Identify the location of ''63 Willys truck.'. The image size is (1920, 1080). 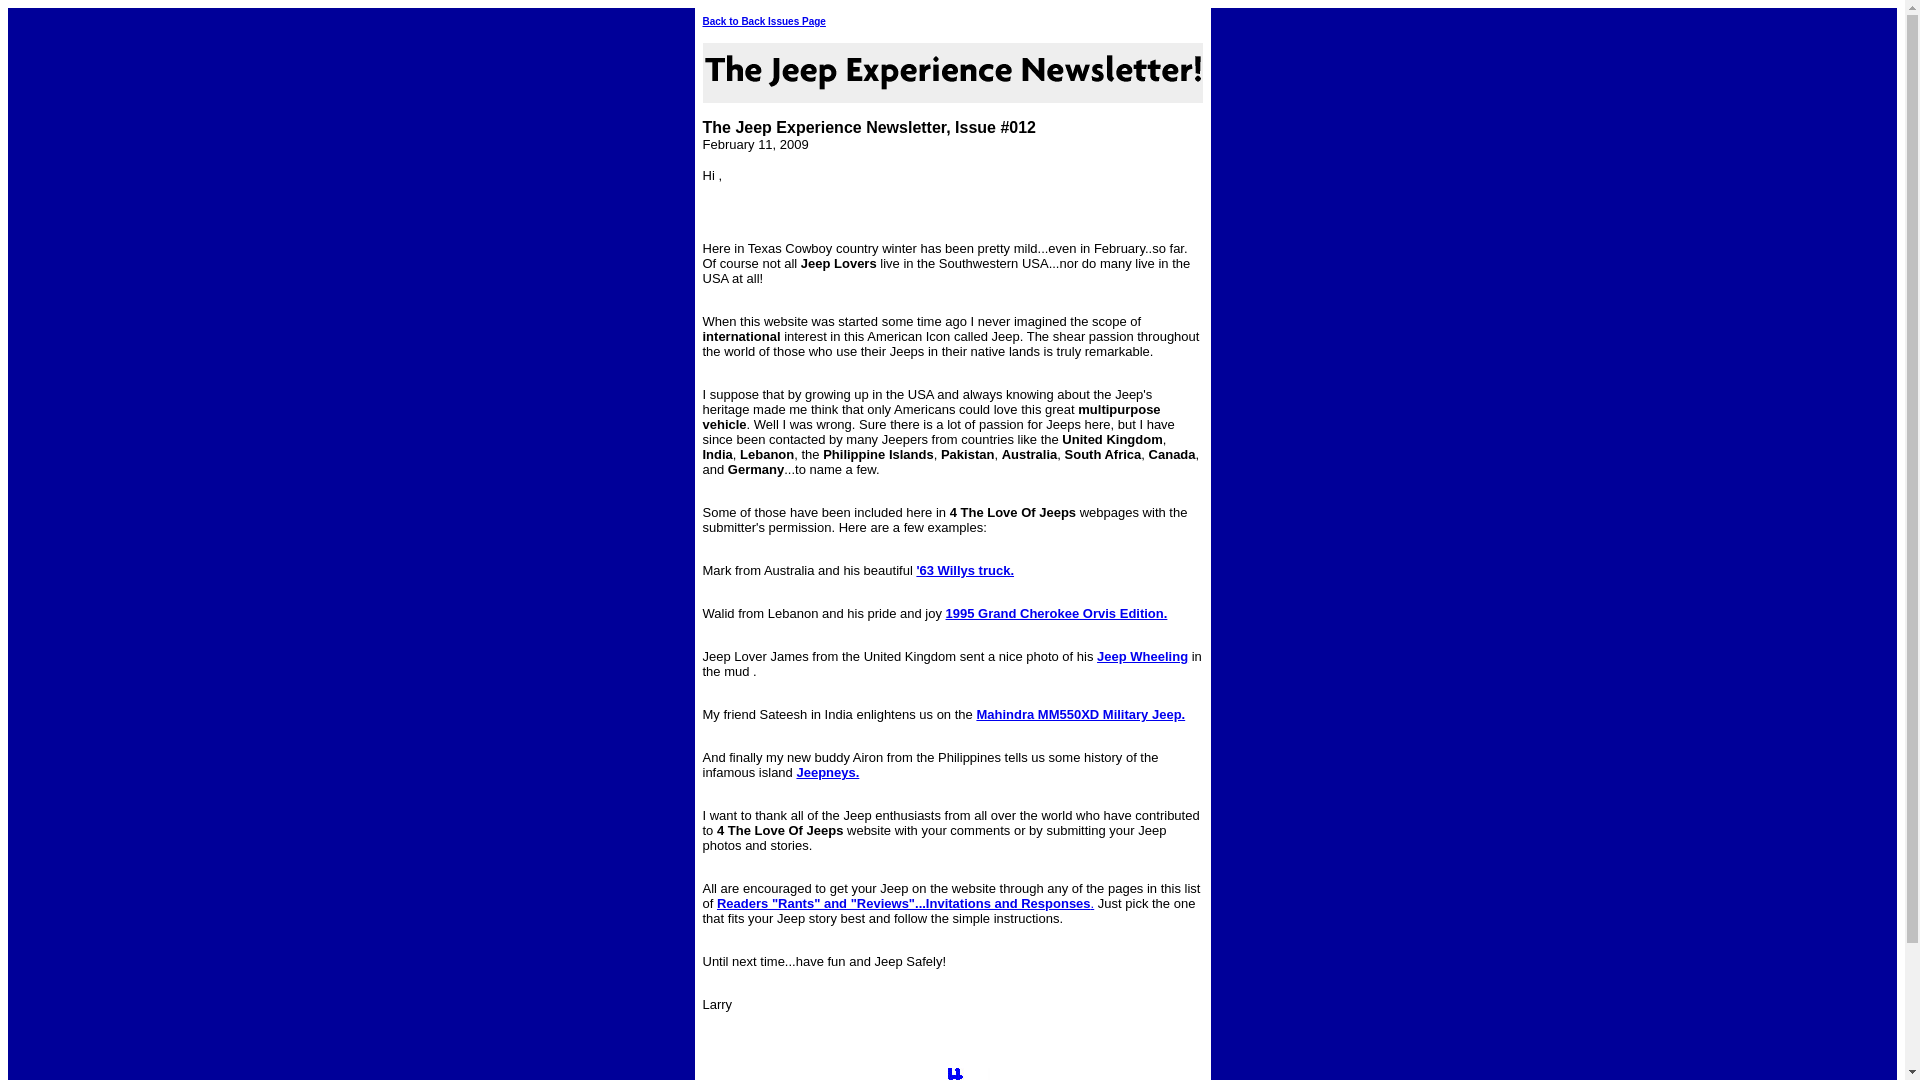
(964, 570).